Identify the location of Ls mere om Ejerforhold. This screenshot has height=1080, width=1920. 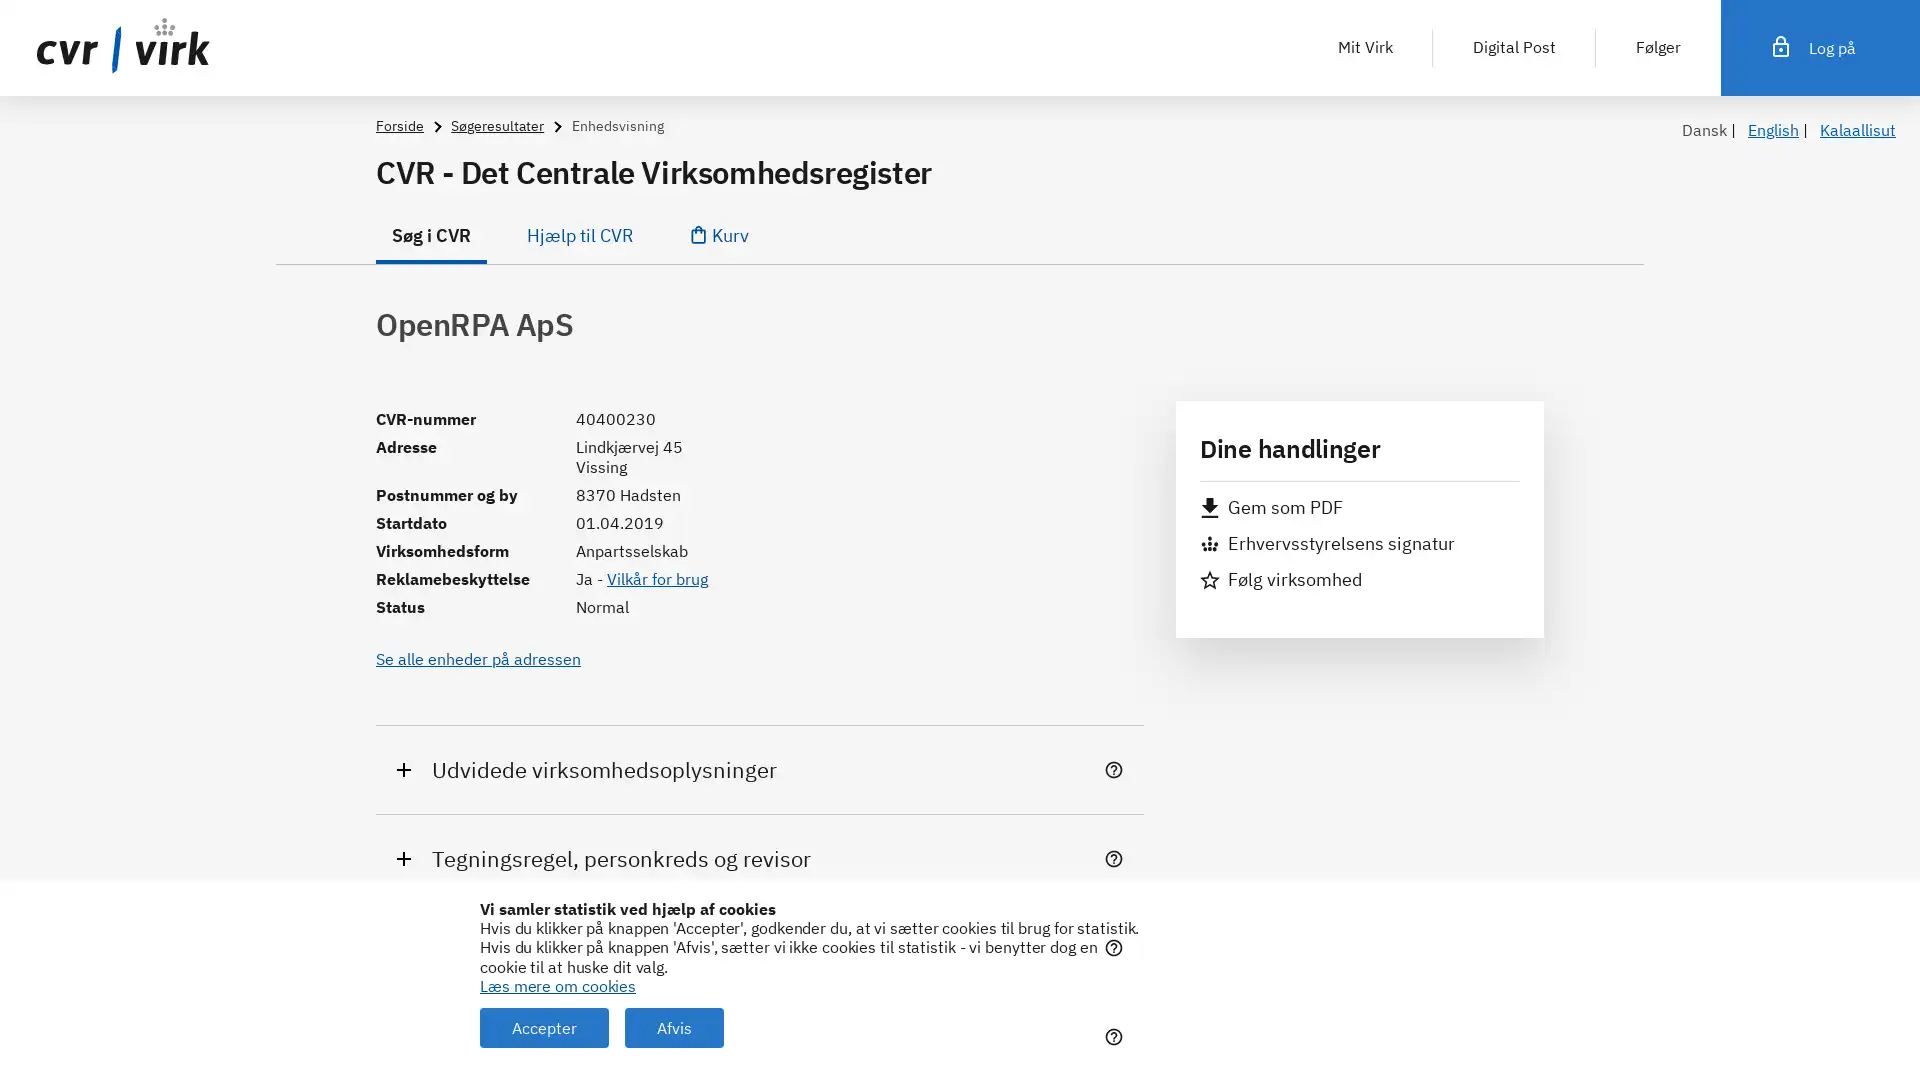
(1117, 947).